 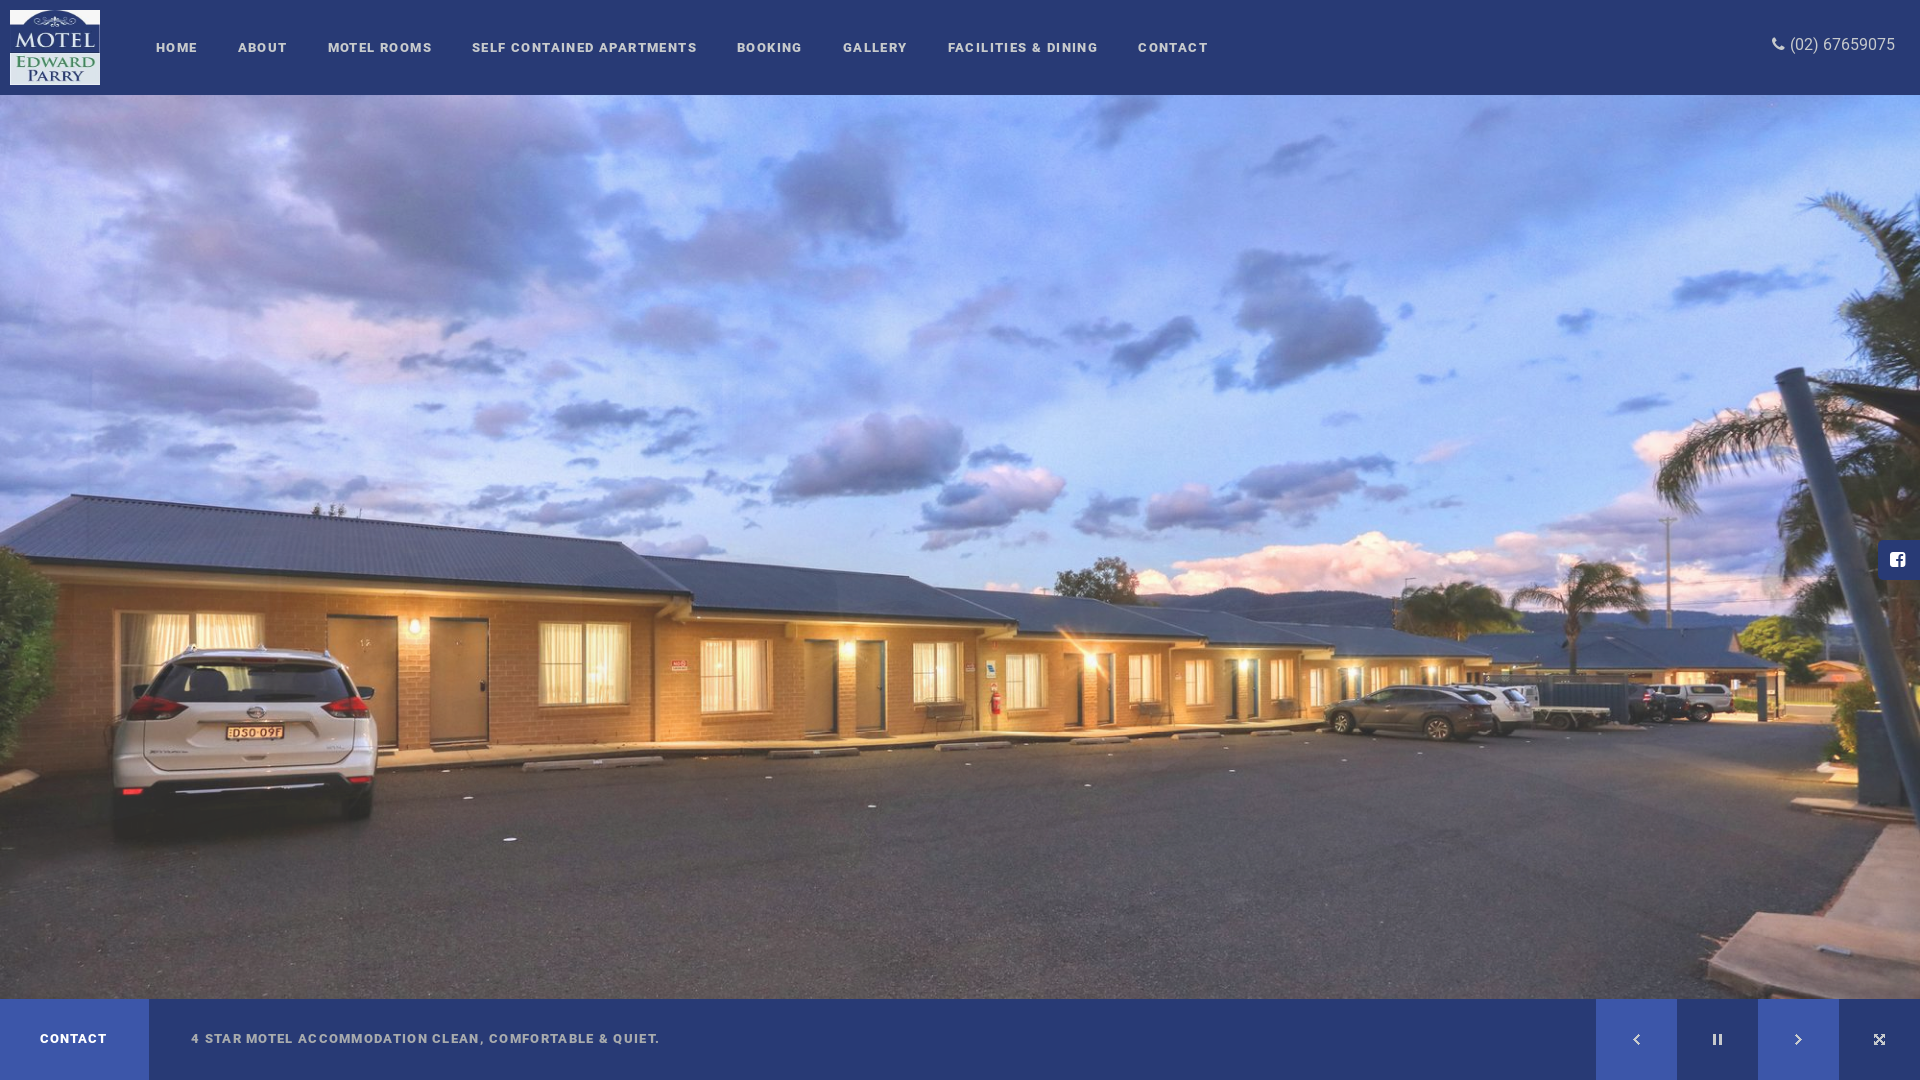 What do you see at coordinates (583, 46) in the screenshot?
I see `'SELF CONTAINED APARTMENTS'` at bounding box center [583, 46].